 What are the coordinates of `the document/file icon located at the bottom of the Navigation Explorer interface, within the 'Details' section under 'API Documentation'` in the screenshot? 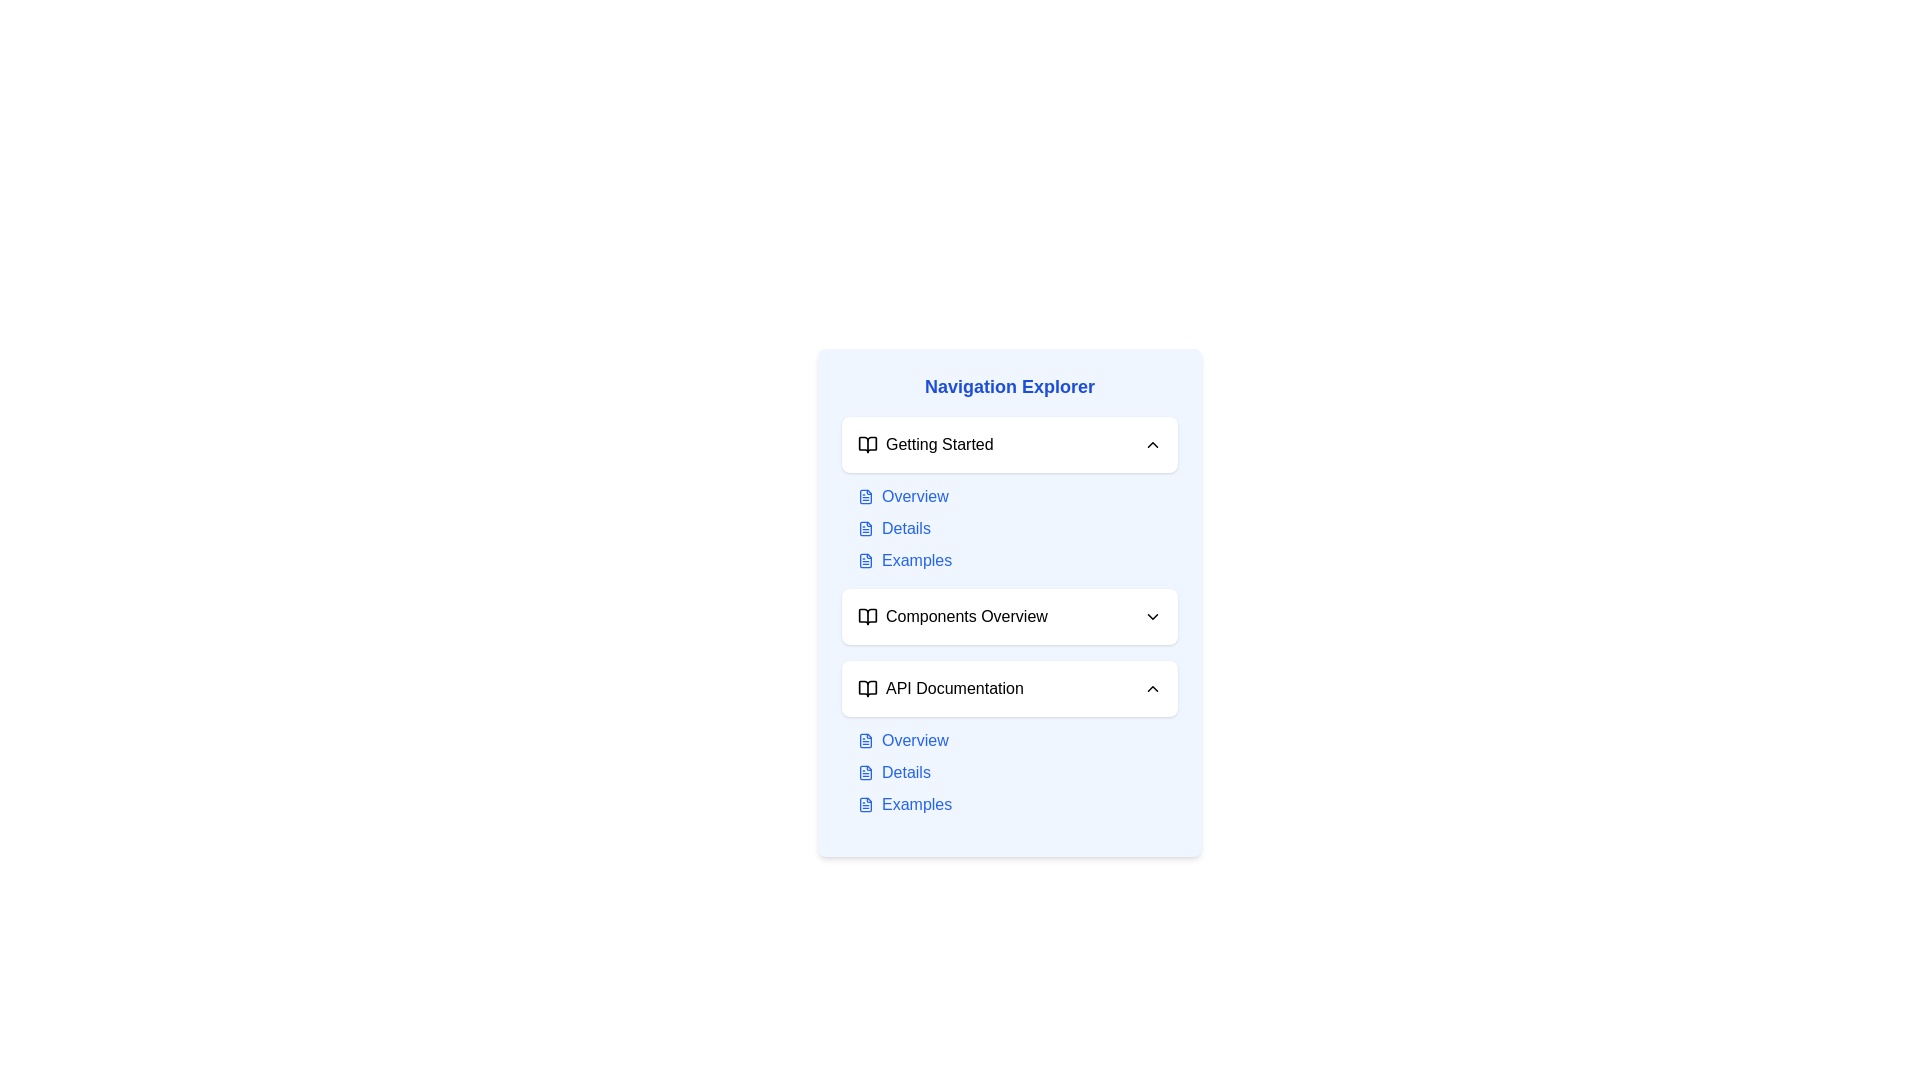 It's located at (865, 771).